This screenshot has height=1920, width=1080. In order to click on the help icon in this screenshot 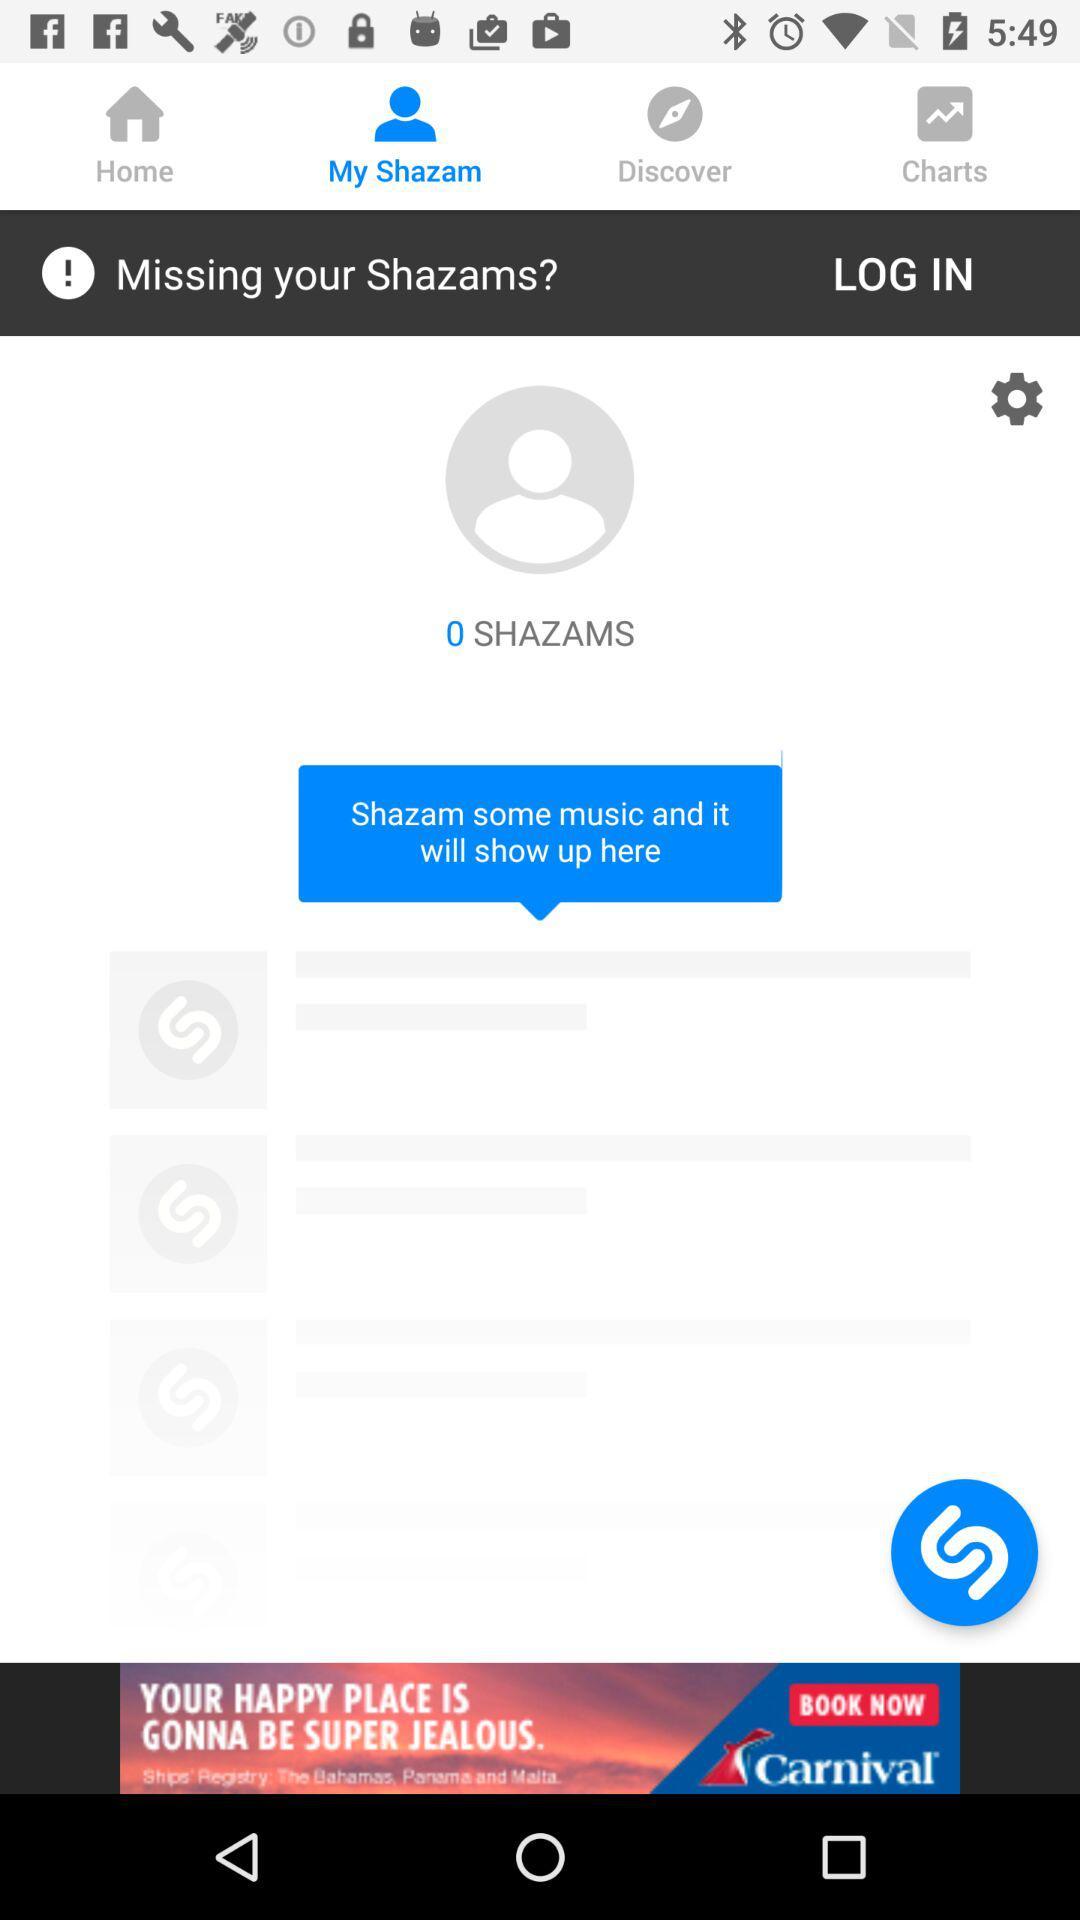, I will do `click(963, 1551)`.